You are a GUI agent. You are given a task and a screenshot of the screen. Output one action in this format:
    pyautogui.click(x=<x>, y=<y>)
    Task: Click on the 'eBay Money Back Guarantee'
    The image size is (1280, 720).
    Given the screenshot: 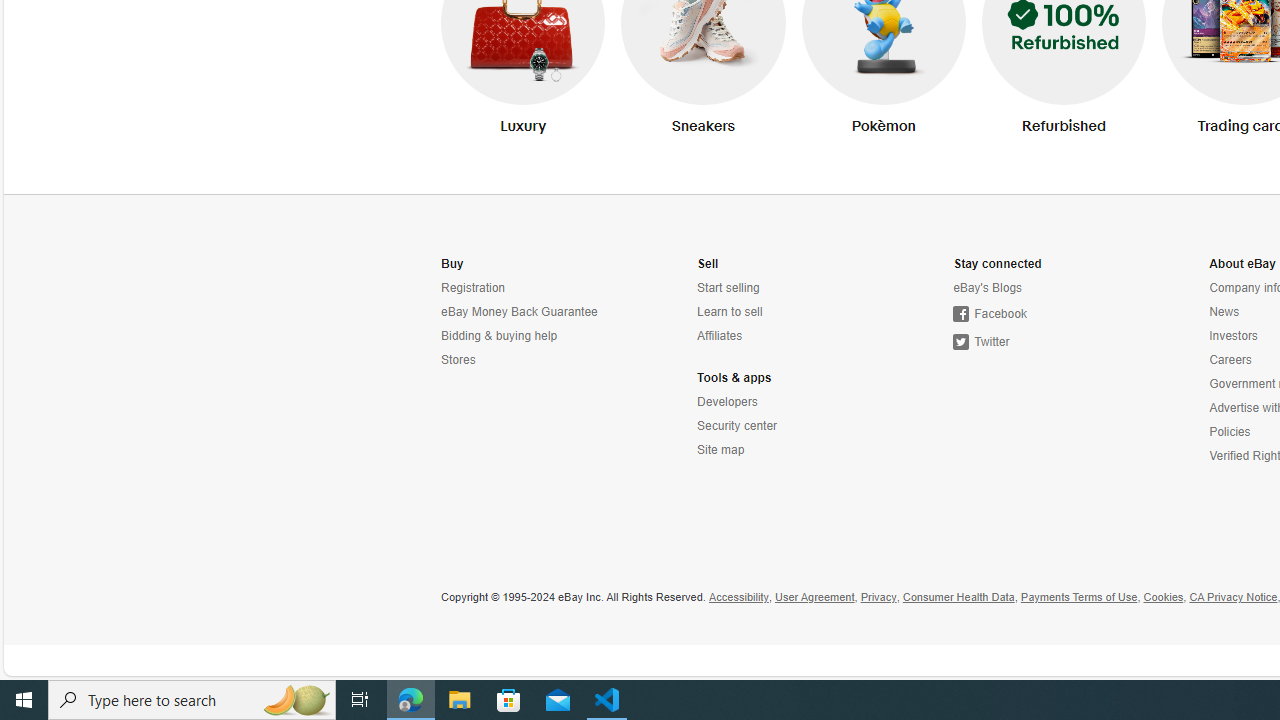 What is the action you would take?
    pyautogui.click(x=519, y=312)
    